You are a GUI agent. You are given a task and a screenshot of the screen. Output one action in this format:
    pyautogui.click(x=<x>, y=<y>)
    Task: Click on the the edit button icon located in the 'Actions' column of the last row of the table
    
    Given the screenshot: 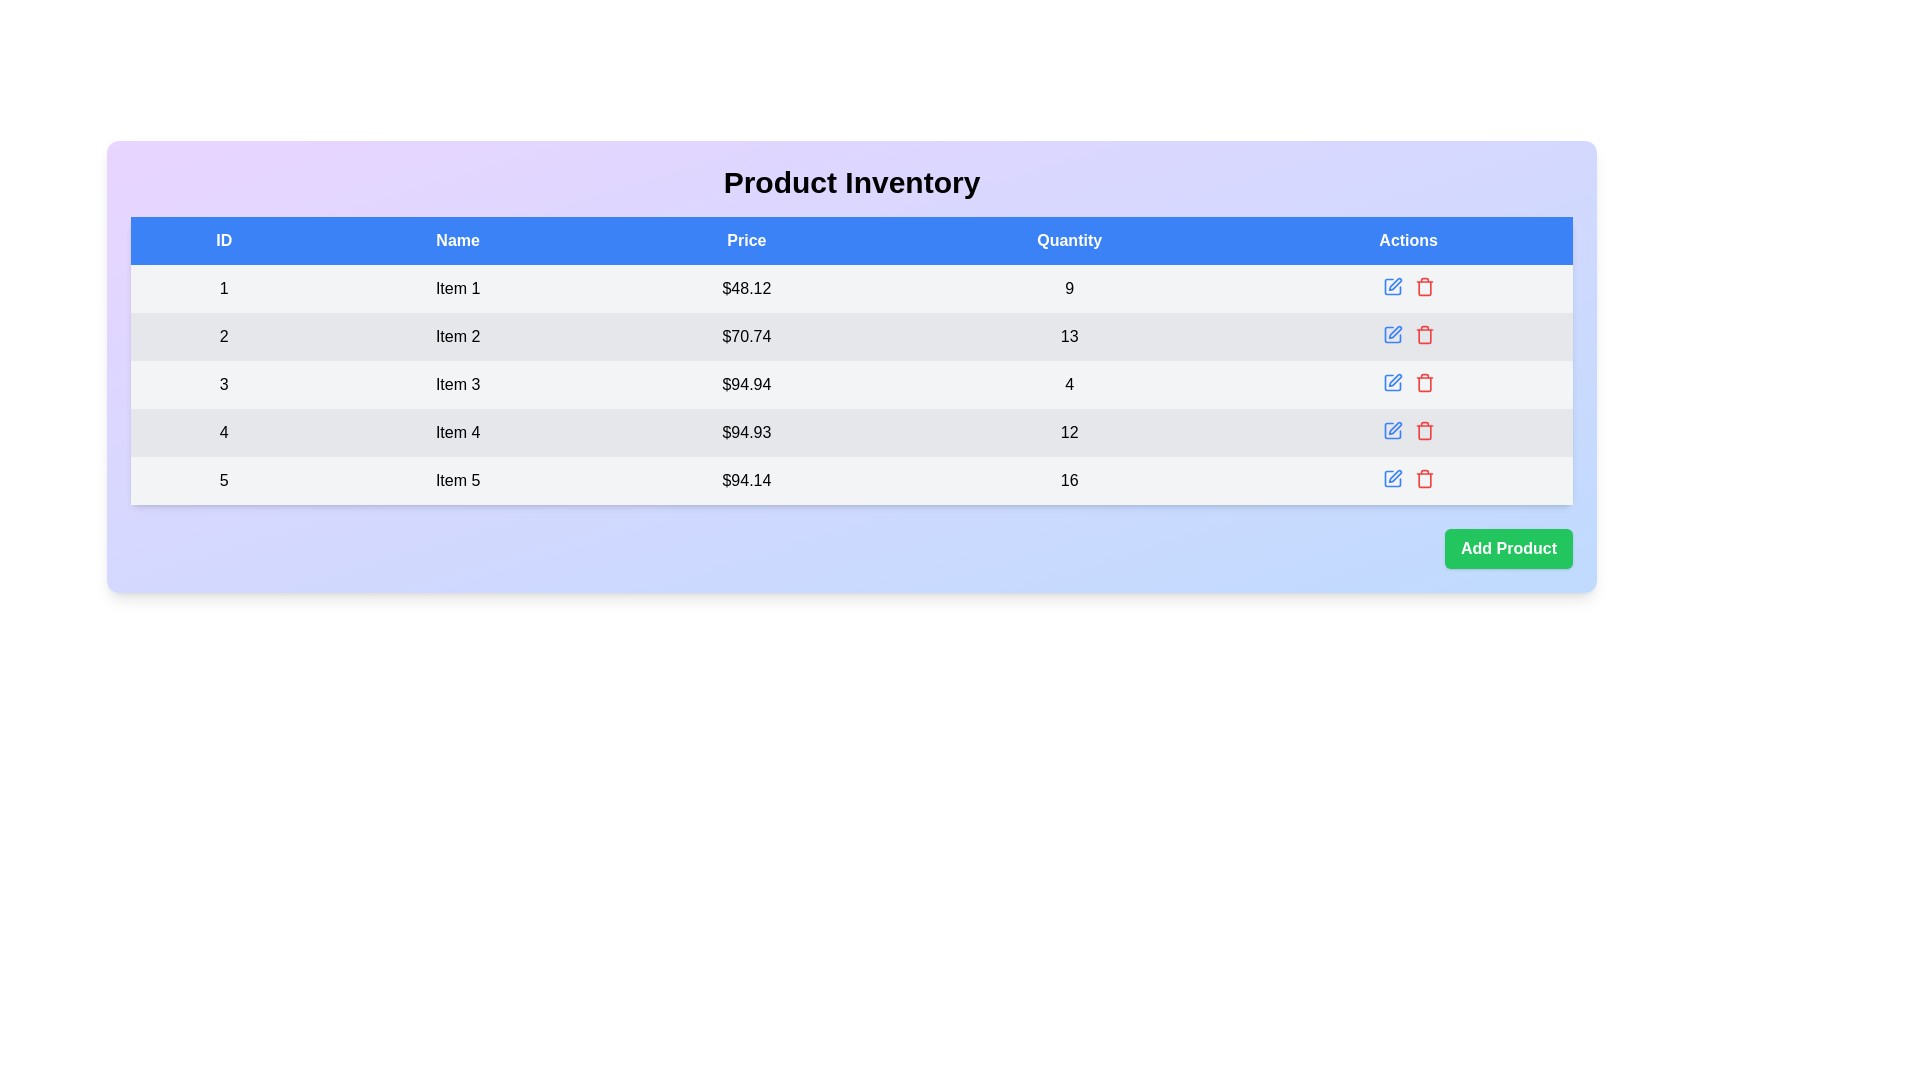 What is the action you would take?
    pyautogui.click(x=1394, y=475)
    